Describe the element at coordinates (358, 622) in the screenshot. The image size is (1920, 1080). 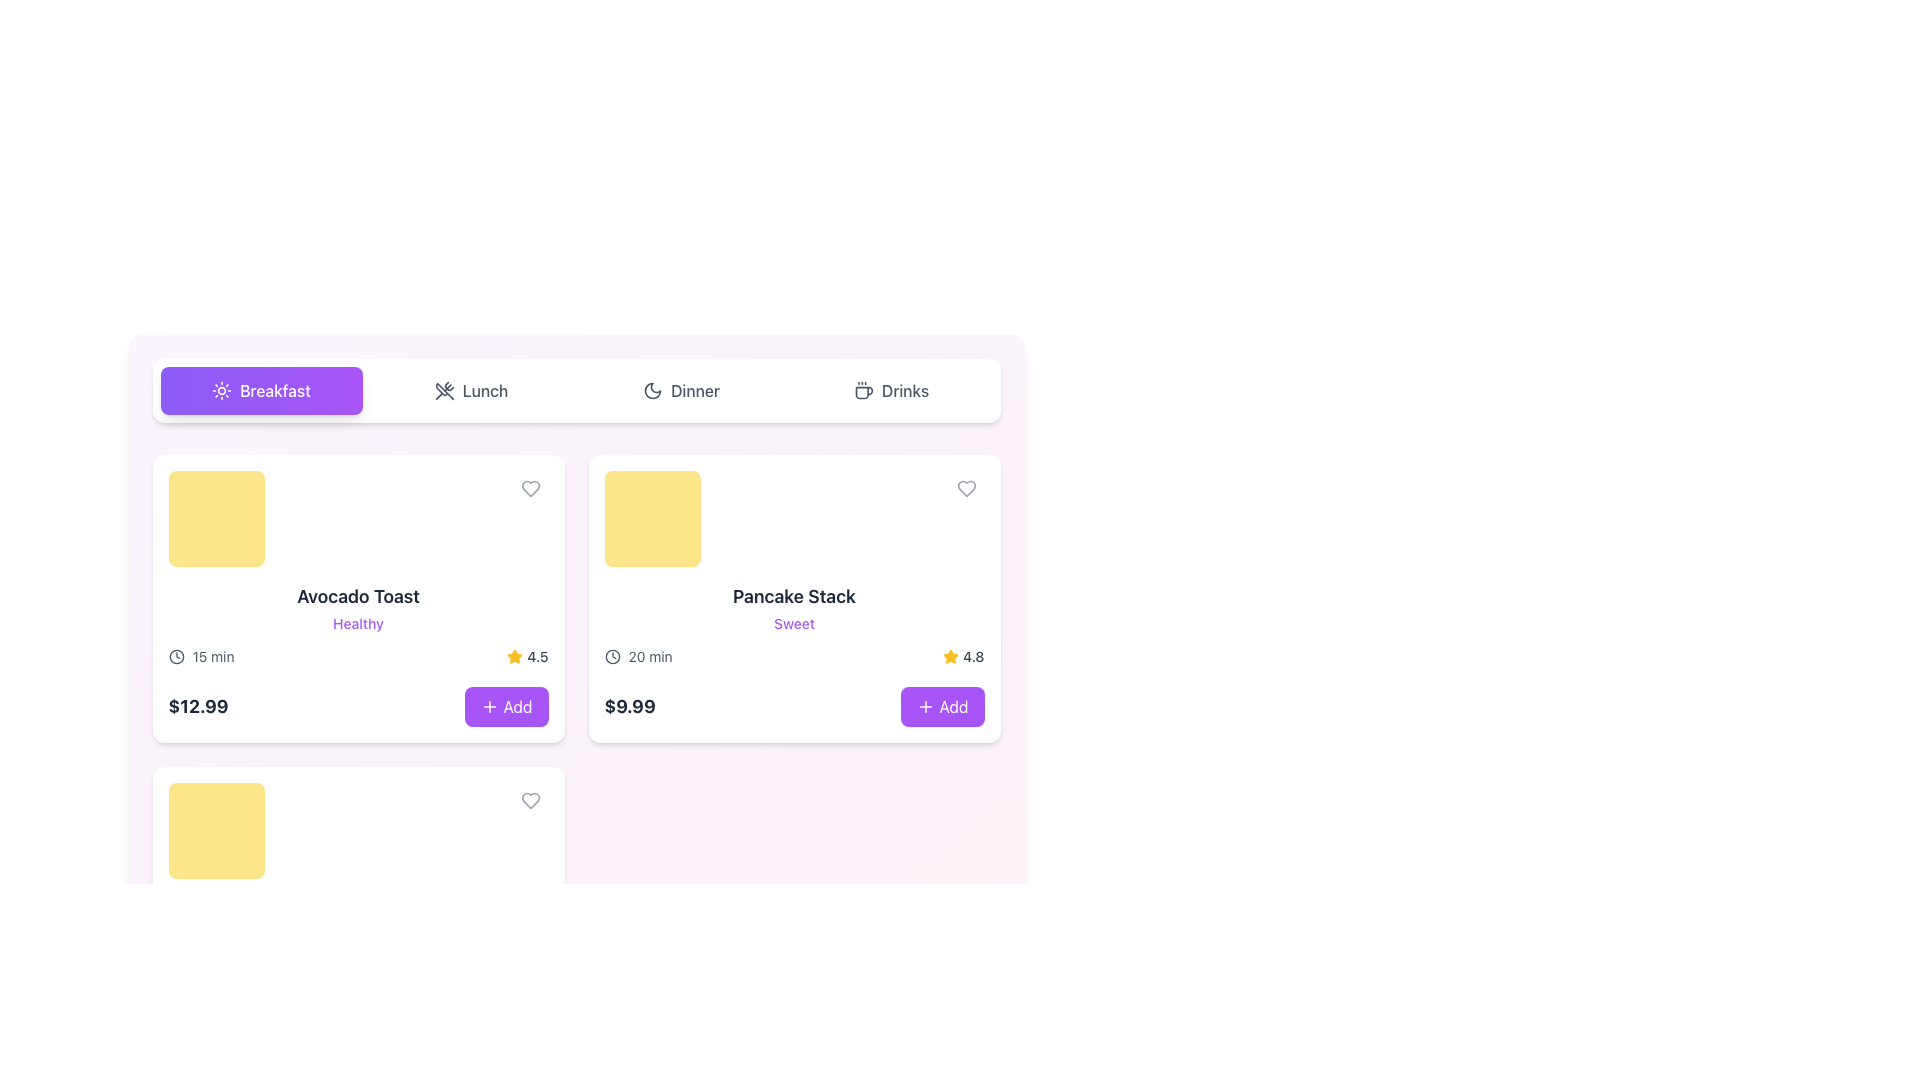
I see `the non-interactive text label 'Healthy' which is styled with small text size, medium weight font, and purple color, located below 'Avocado Toast' in a card-like structure` at that location.